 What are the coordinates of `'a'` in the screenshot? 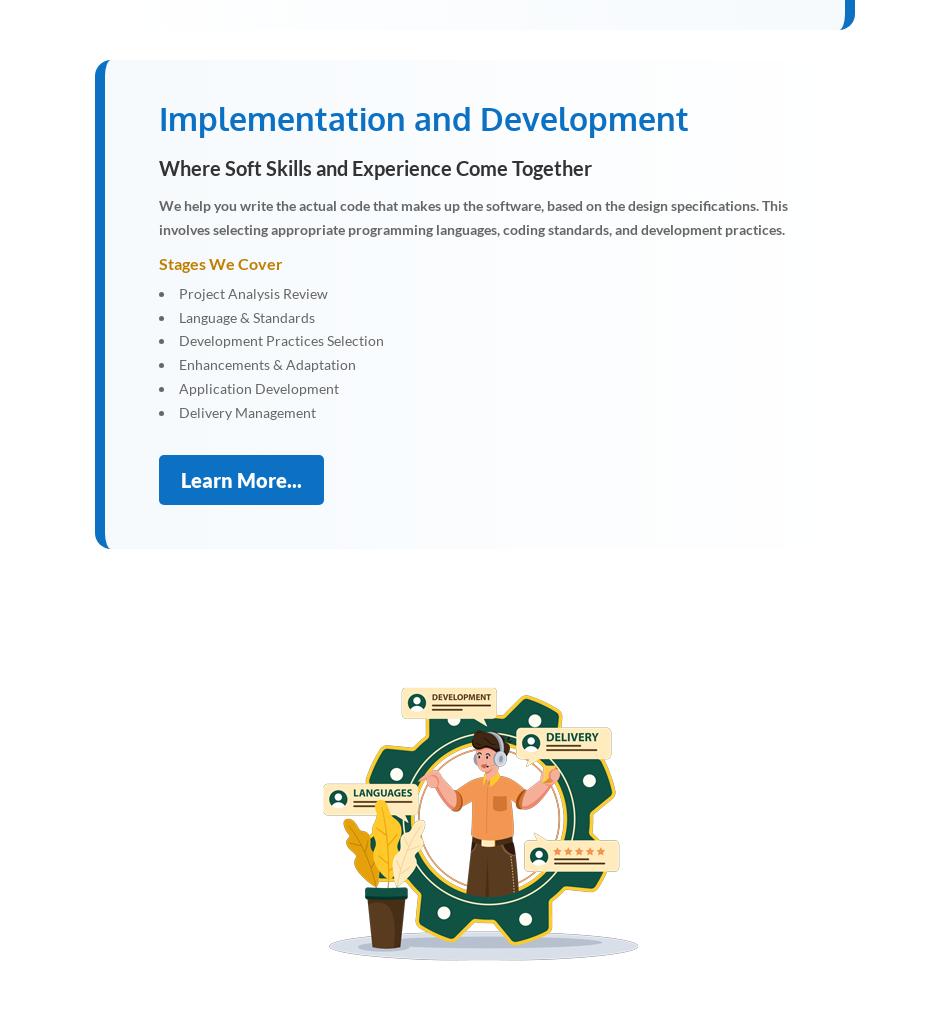 It's located at (484, 830).